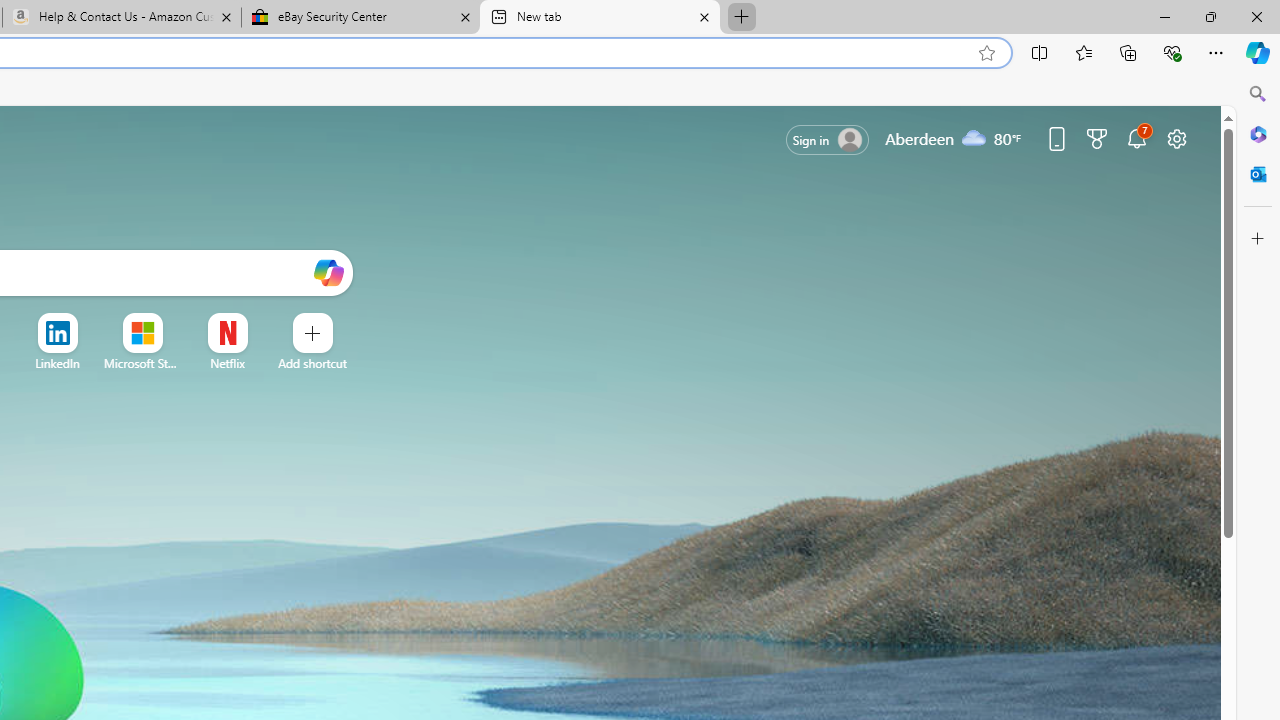 The height and width of the screenshot is (720, 1280). What do you see at coordinates (227, 363) in the screenshot?
I see `'Netflix'` at bounding box center [227, 363].